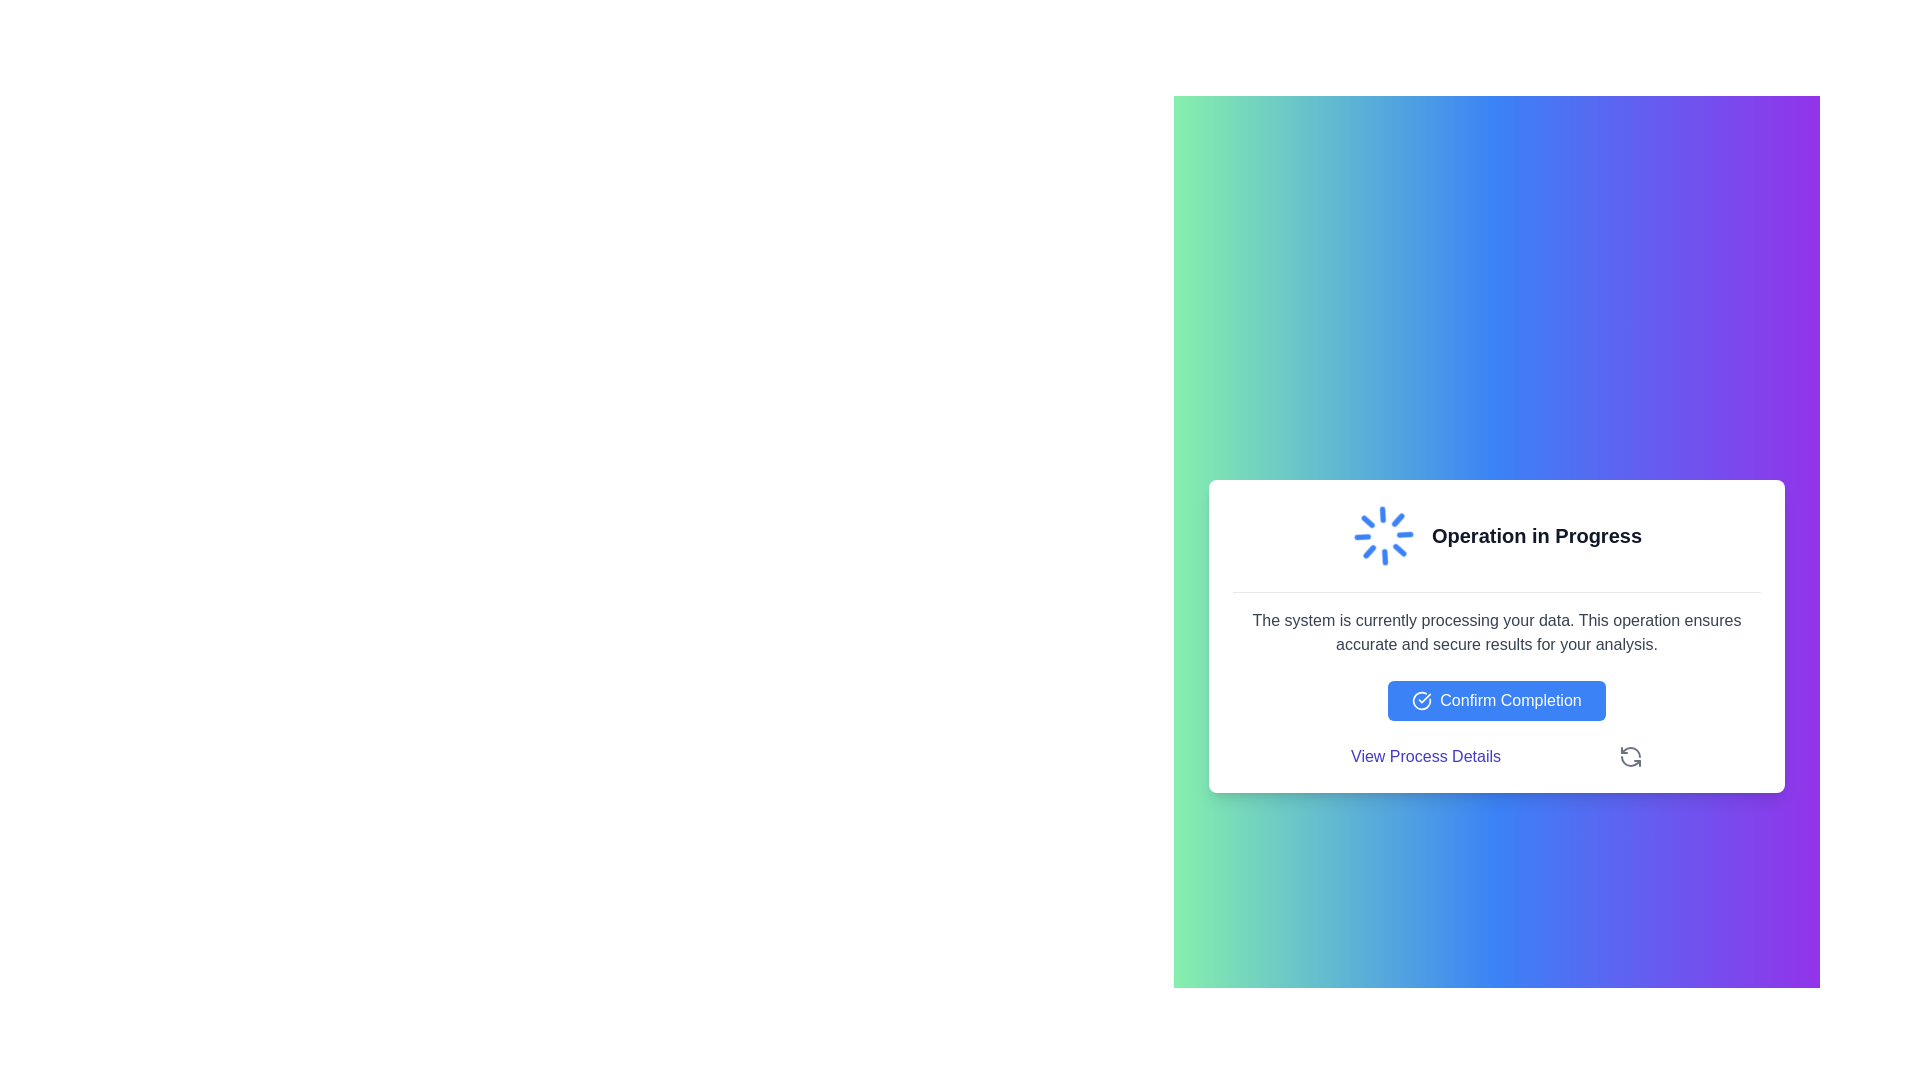  Describe the element at coordinates (1421, 699) in the screenshot. I see `the affirmative purpose icon within the blue 'Confirm Completion' button, which is positioned to the immediate left of the text label` at that location.